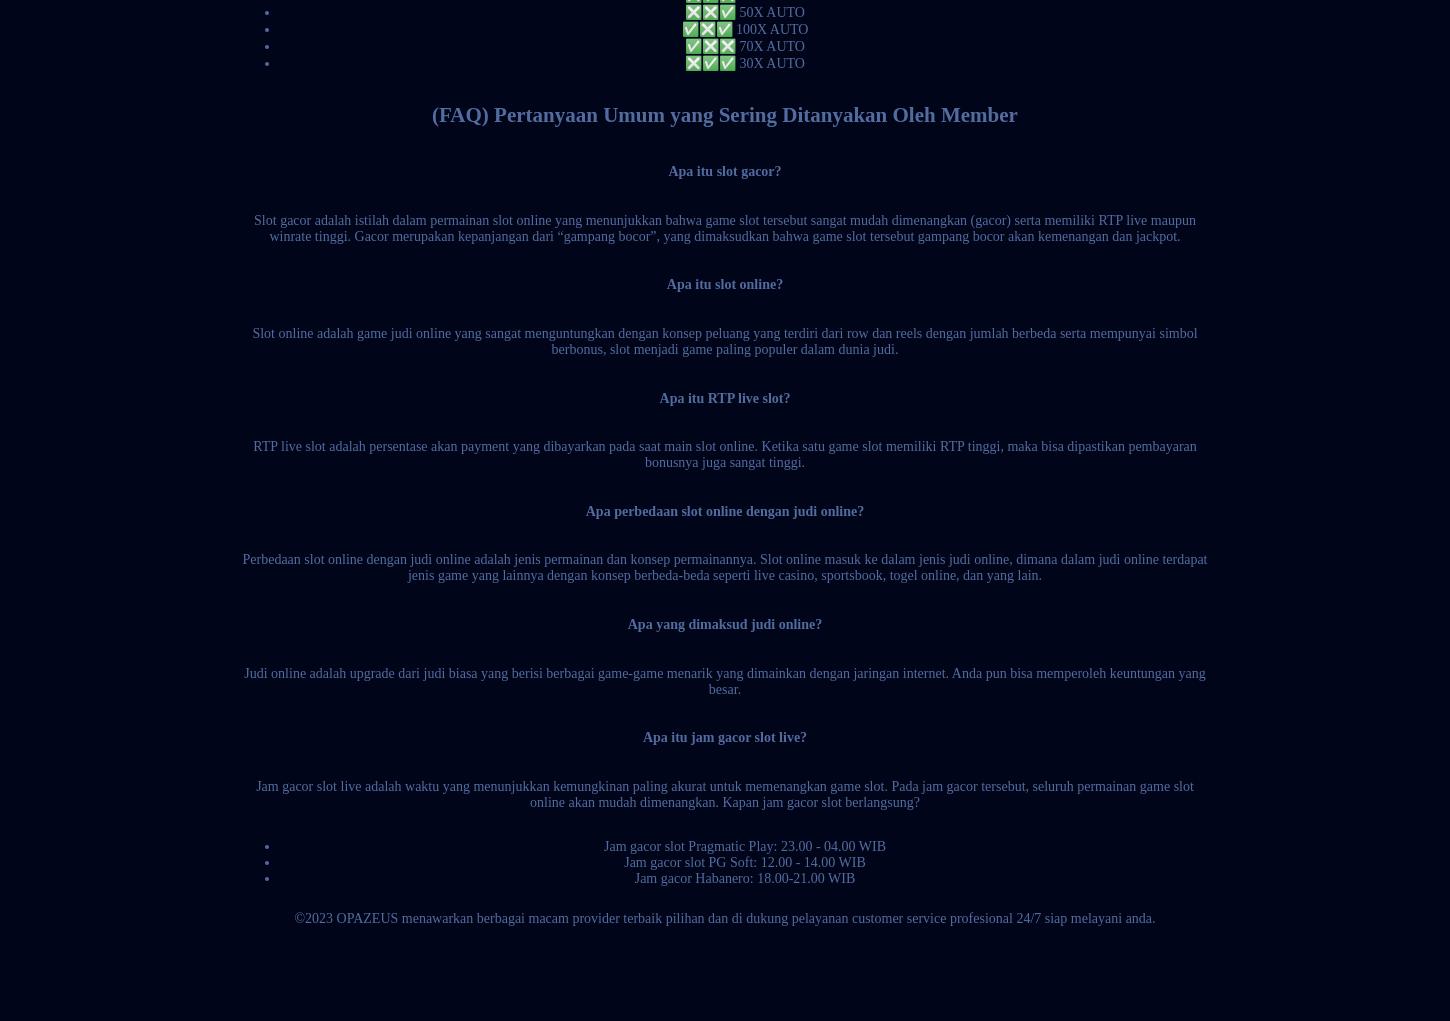 The width and height of the screenshot is (1450, 1021). Describe the element at coordinates (723, 680) in the screenshot. I see `'Judi online adalah upgrade dari judi biasa yang berisi berbagai game-game menarik yang dimainkan dengan jaringan internet. Anda pun bisa memperoleh keuntungan yang besar.'` at that location.